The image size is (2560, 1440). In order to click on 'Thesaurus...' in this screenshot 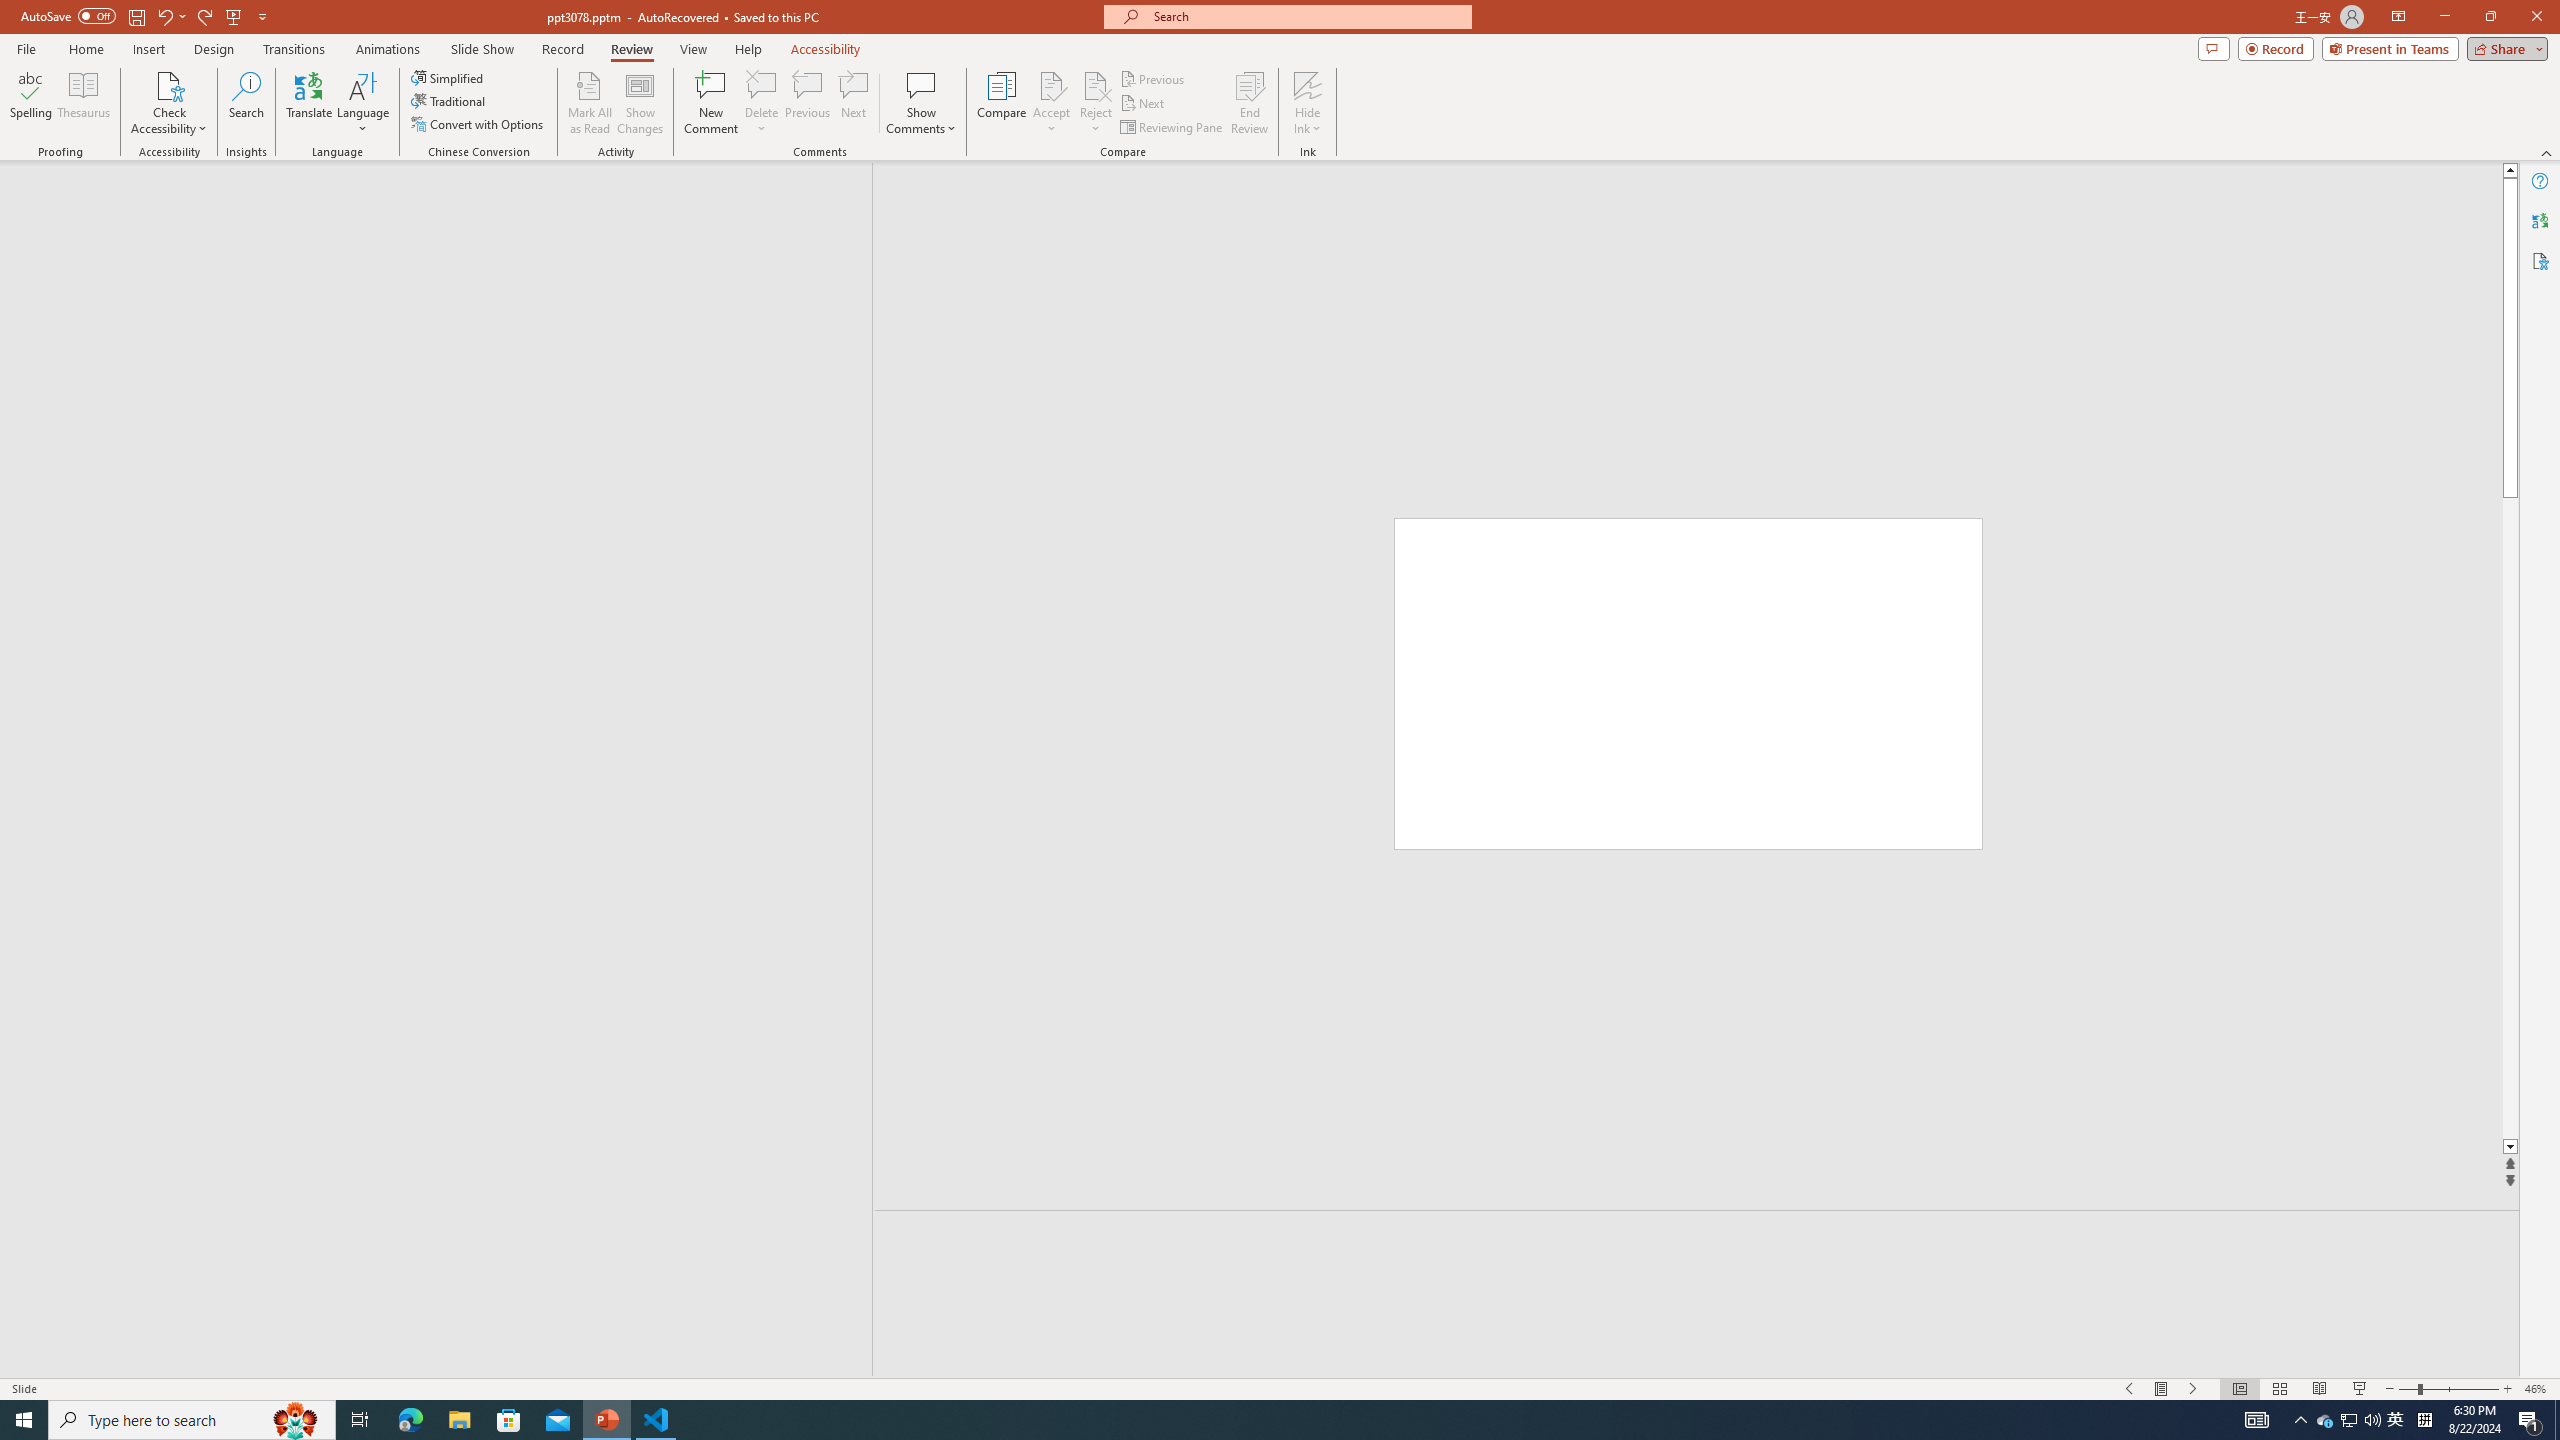, I will do `click(82, 103)`.